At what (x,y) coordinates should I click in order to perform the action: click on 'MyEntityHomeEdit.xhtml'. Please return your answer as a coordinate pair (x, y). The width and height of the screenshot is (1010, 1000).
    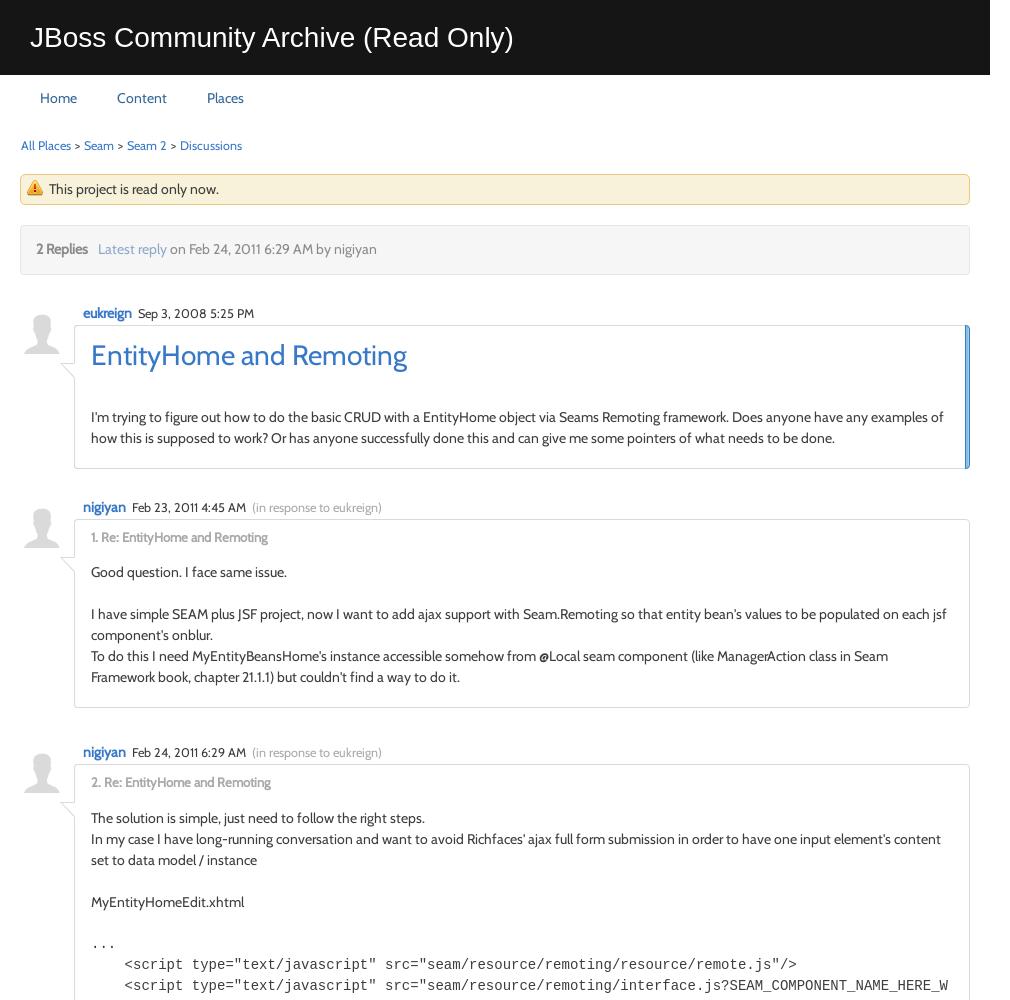
    Looking at the image, I should click on (166, 901).